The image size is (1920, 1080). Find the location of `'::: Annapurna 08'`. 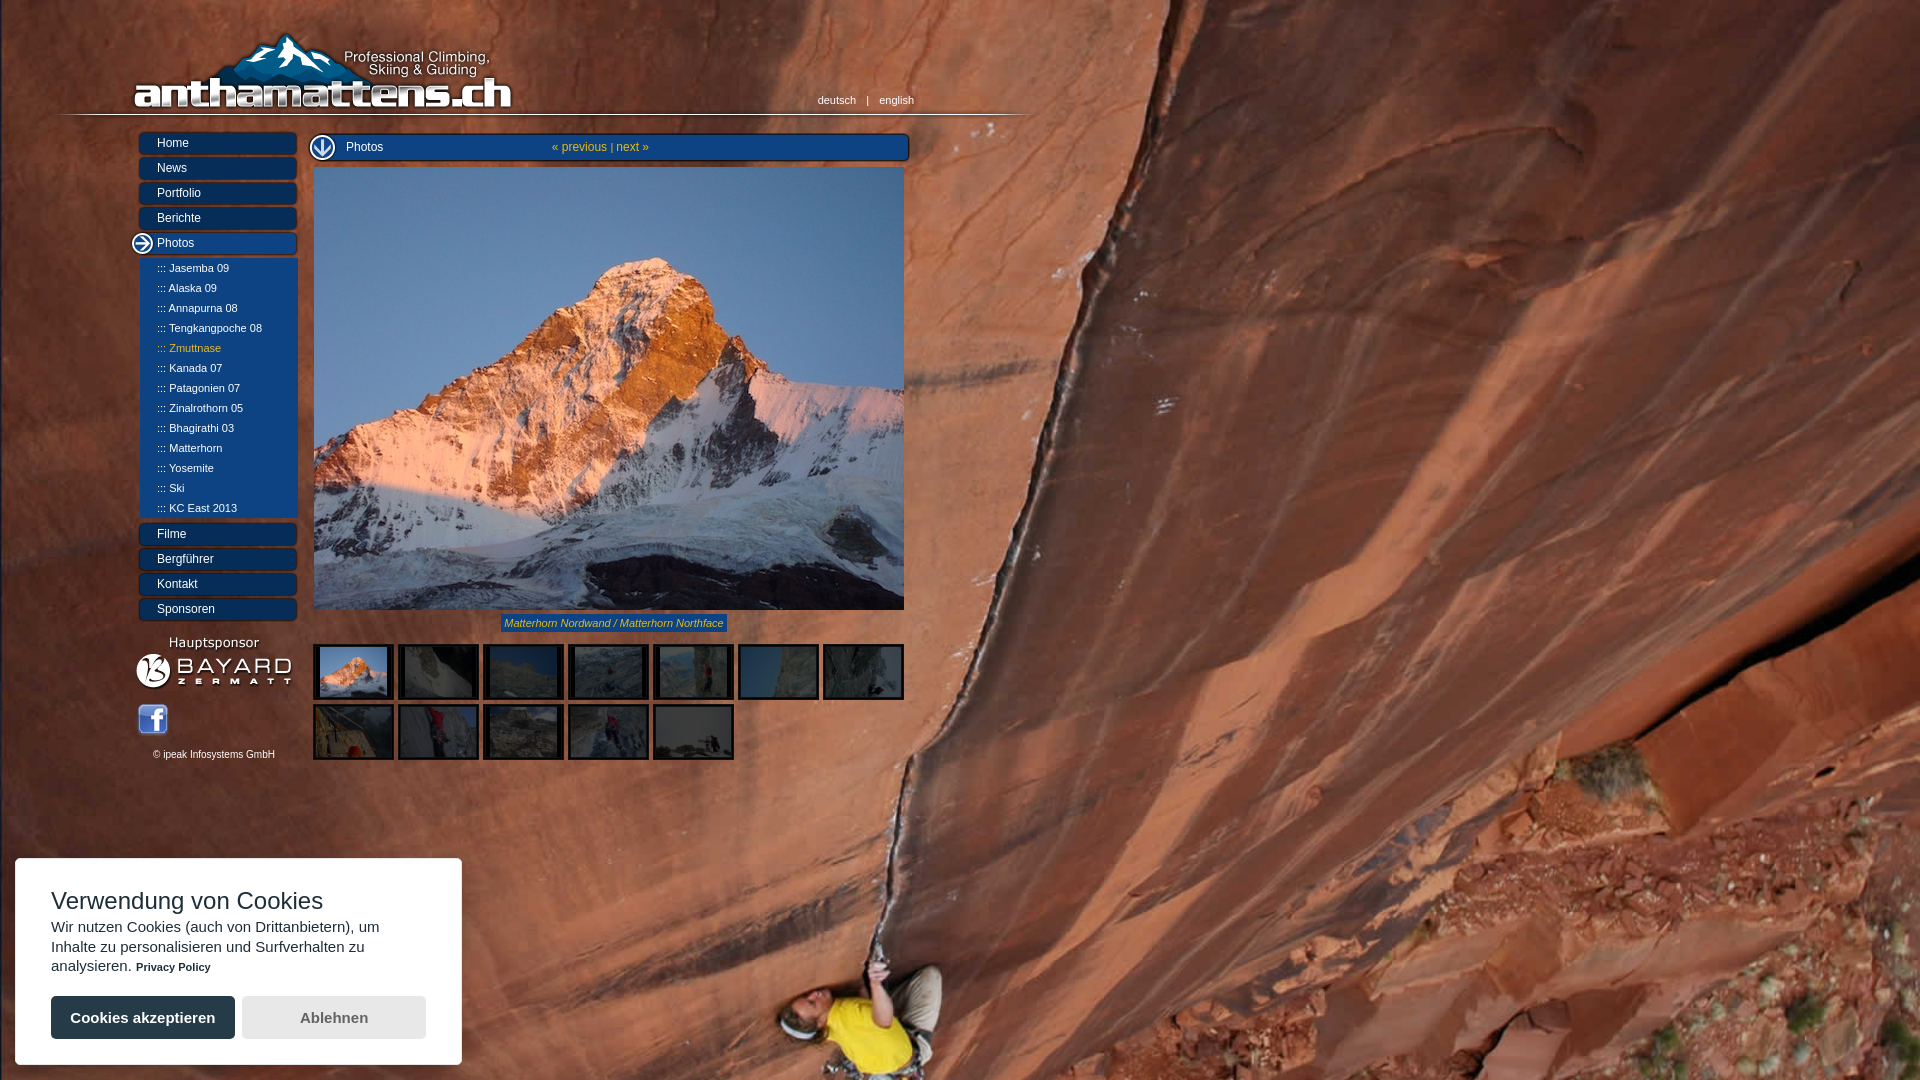

'::: Annapurna 08' is located at coordinates (183, 308).